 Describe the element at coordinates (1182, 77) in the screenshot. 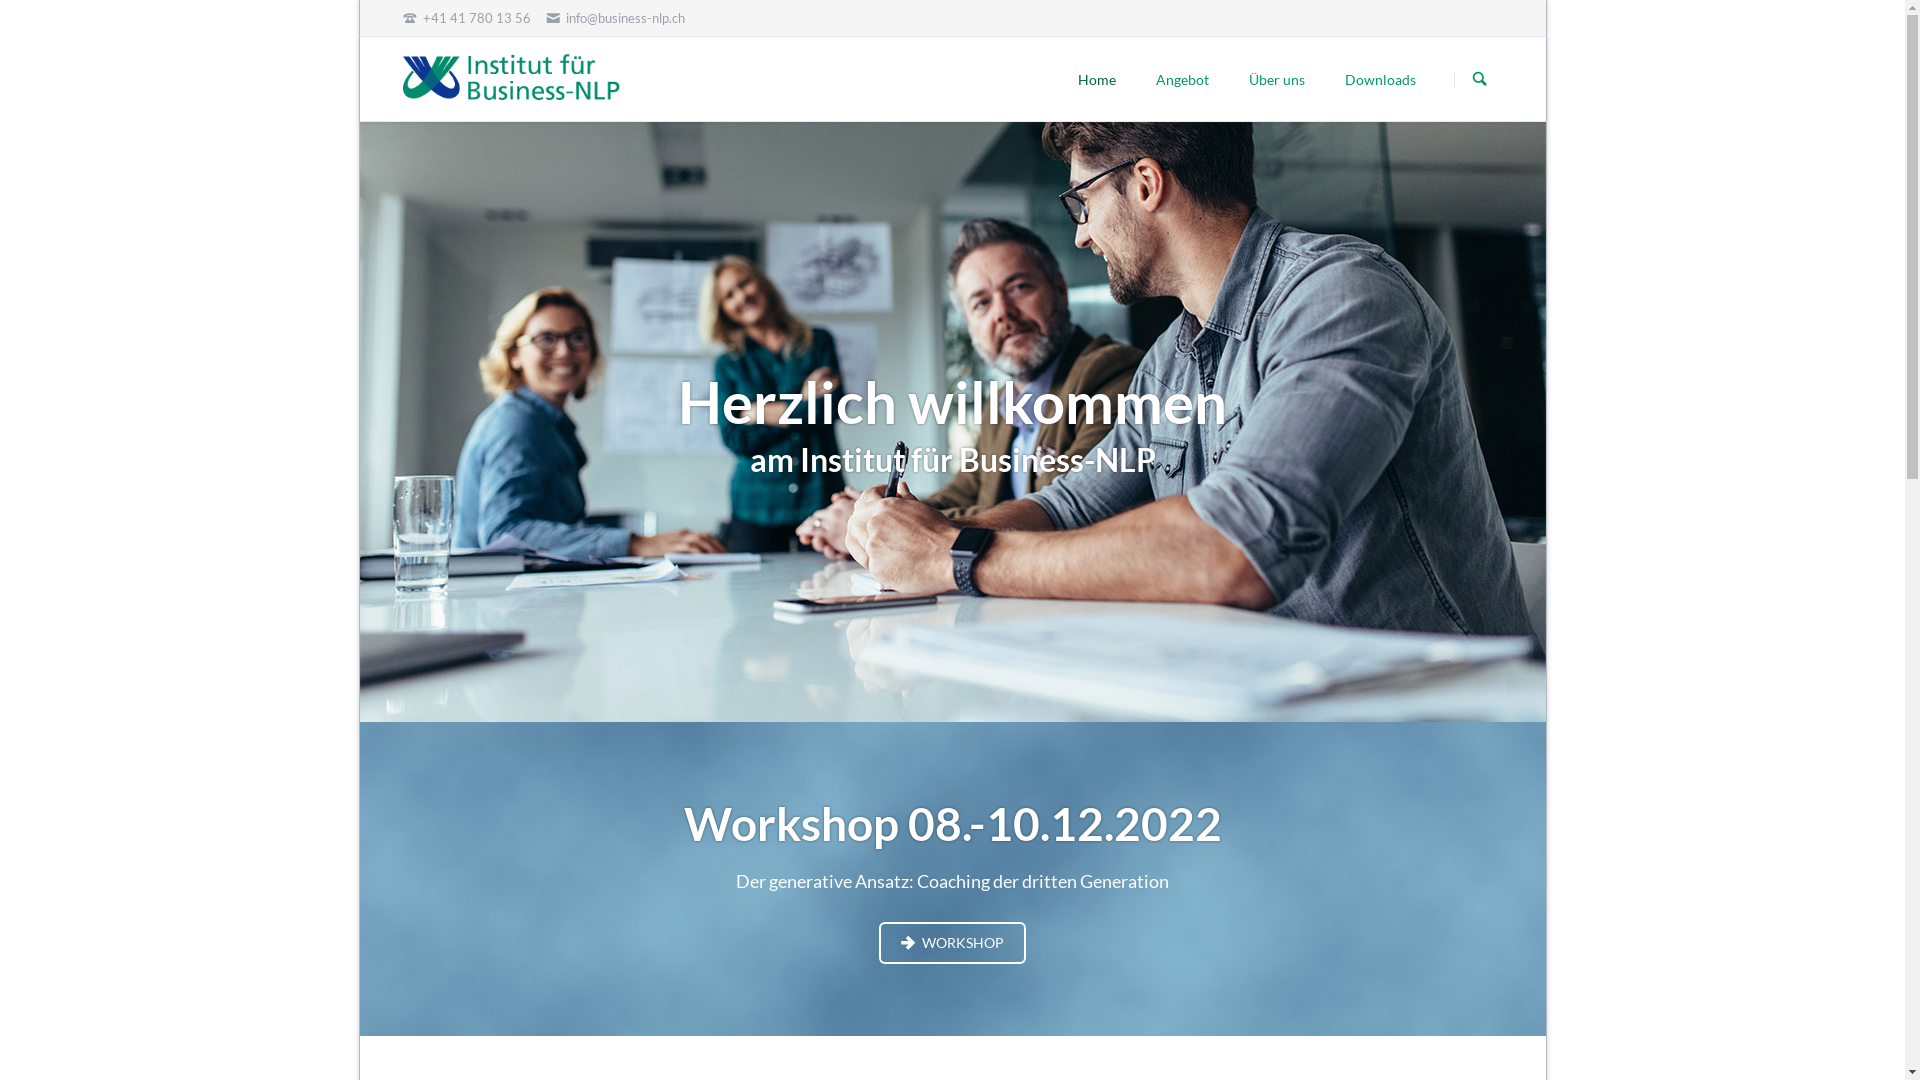

I see `'Angebot'` at that location.